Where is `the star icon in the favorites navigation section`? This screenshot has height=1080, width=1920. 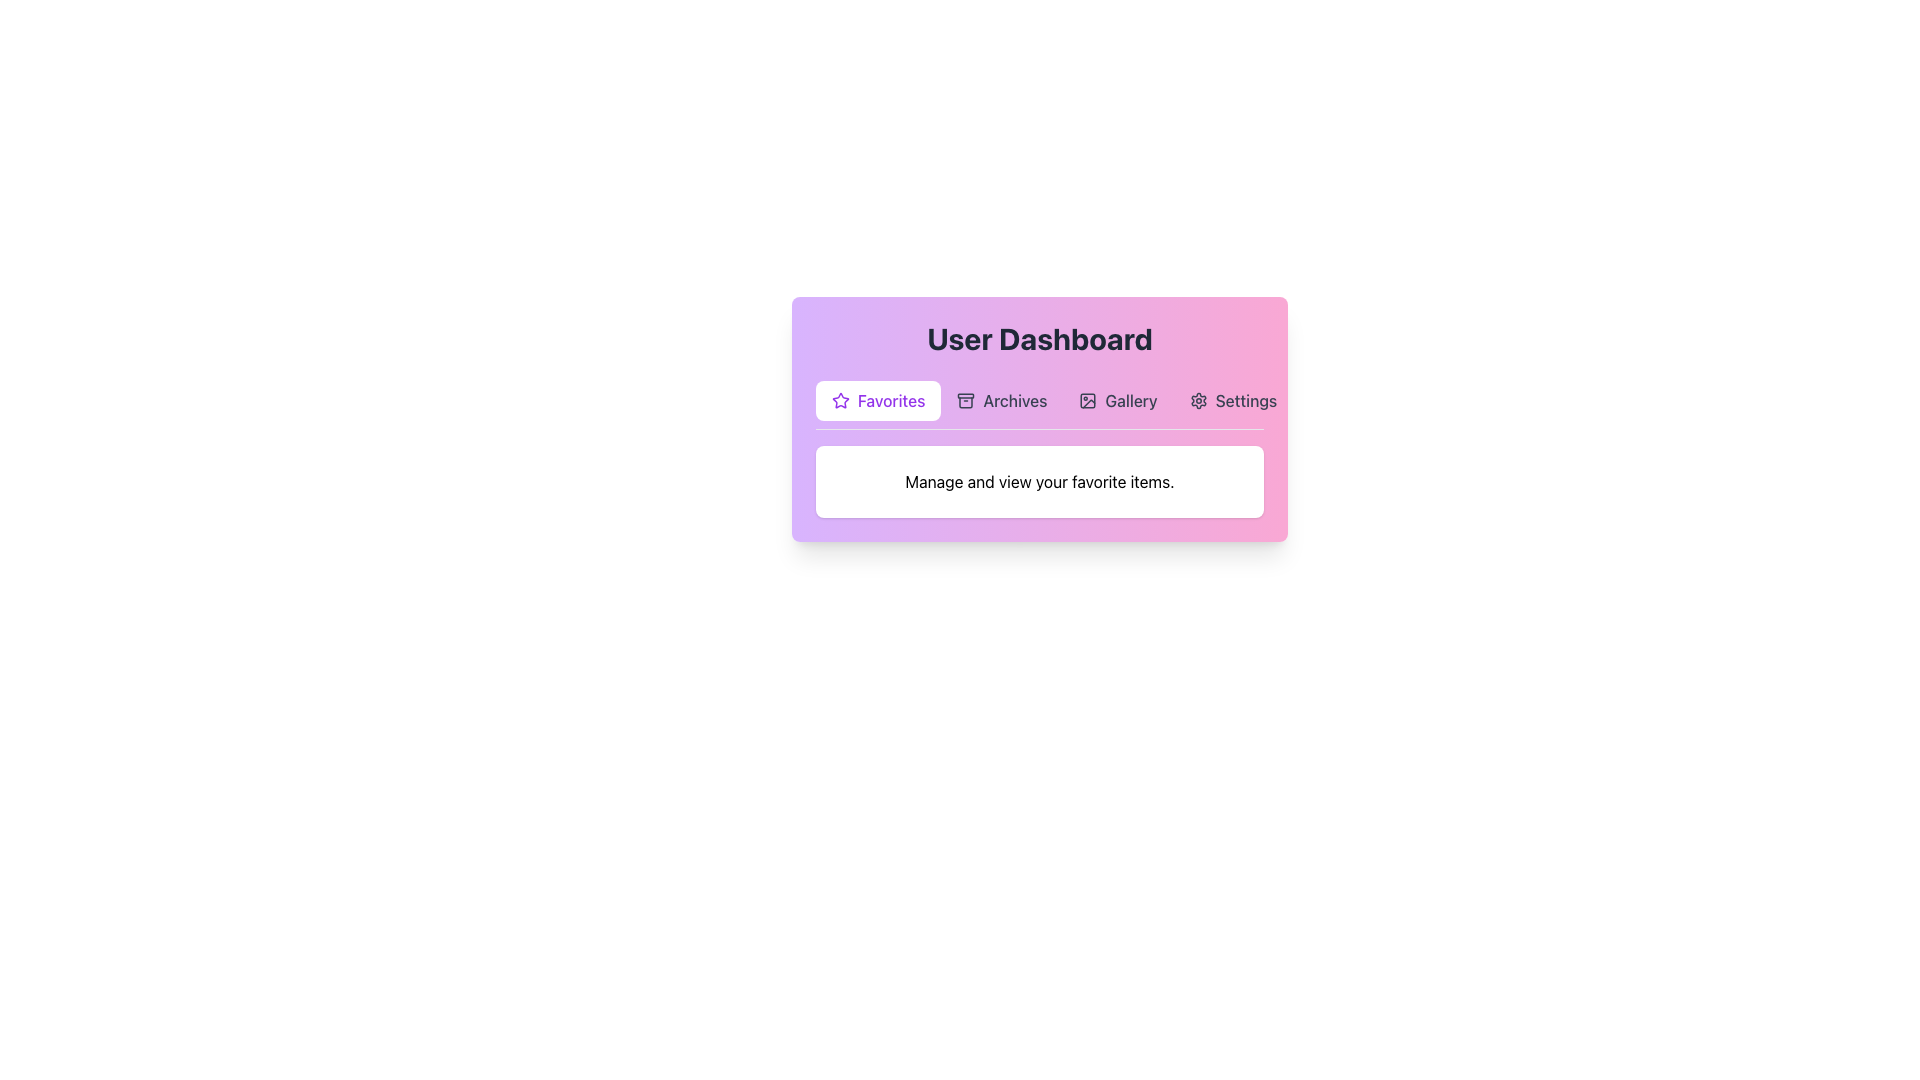
the star icon in the favorites navigation section is located at coordinates (840, 400).